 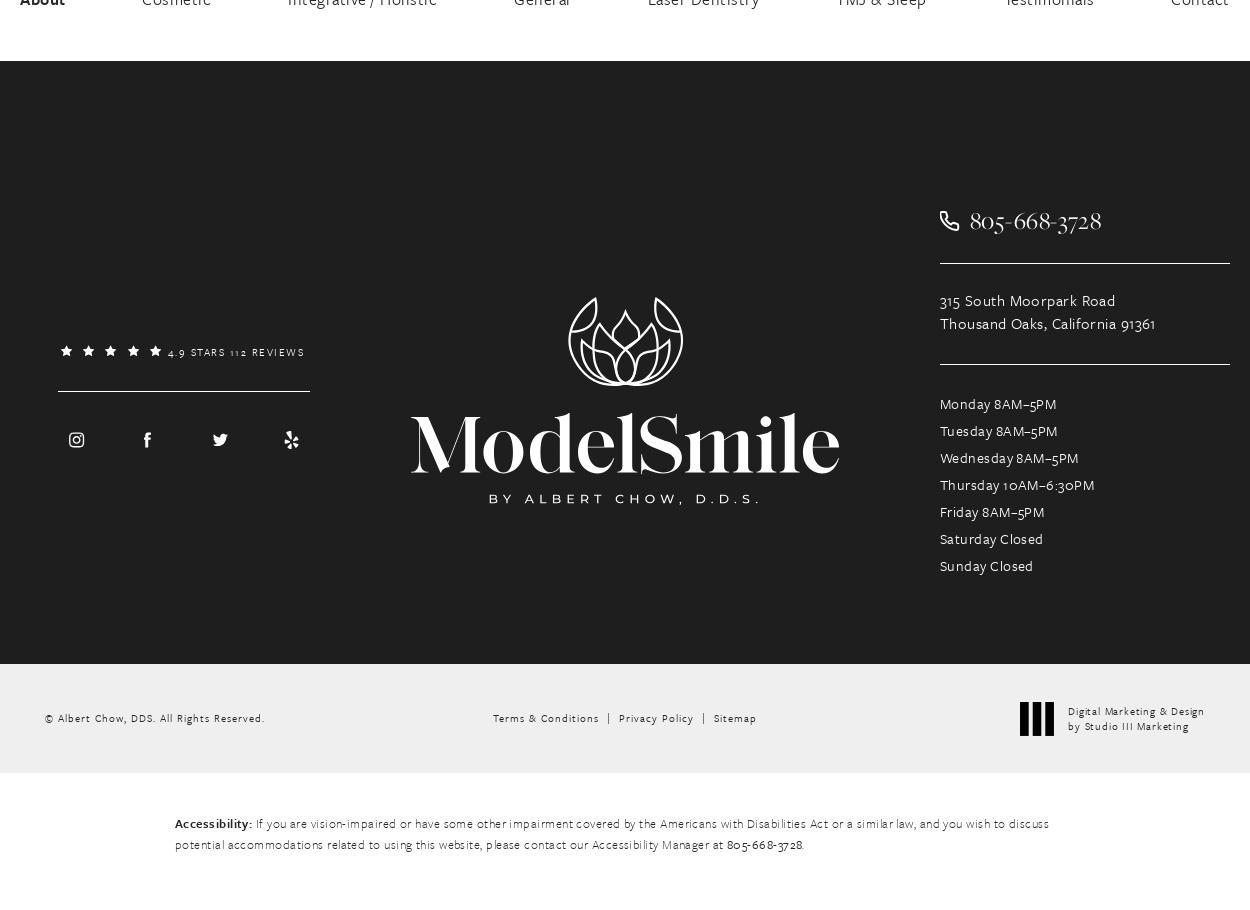 I want to click on 'All Rights Reserved.', so click(x=211, y=715).